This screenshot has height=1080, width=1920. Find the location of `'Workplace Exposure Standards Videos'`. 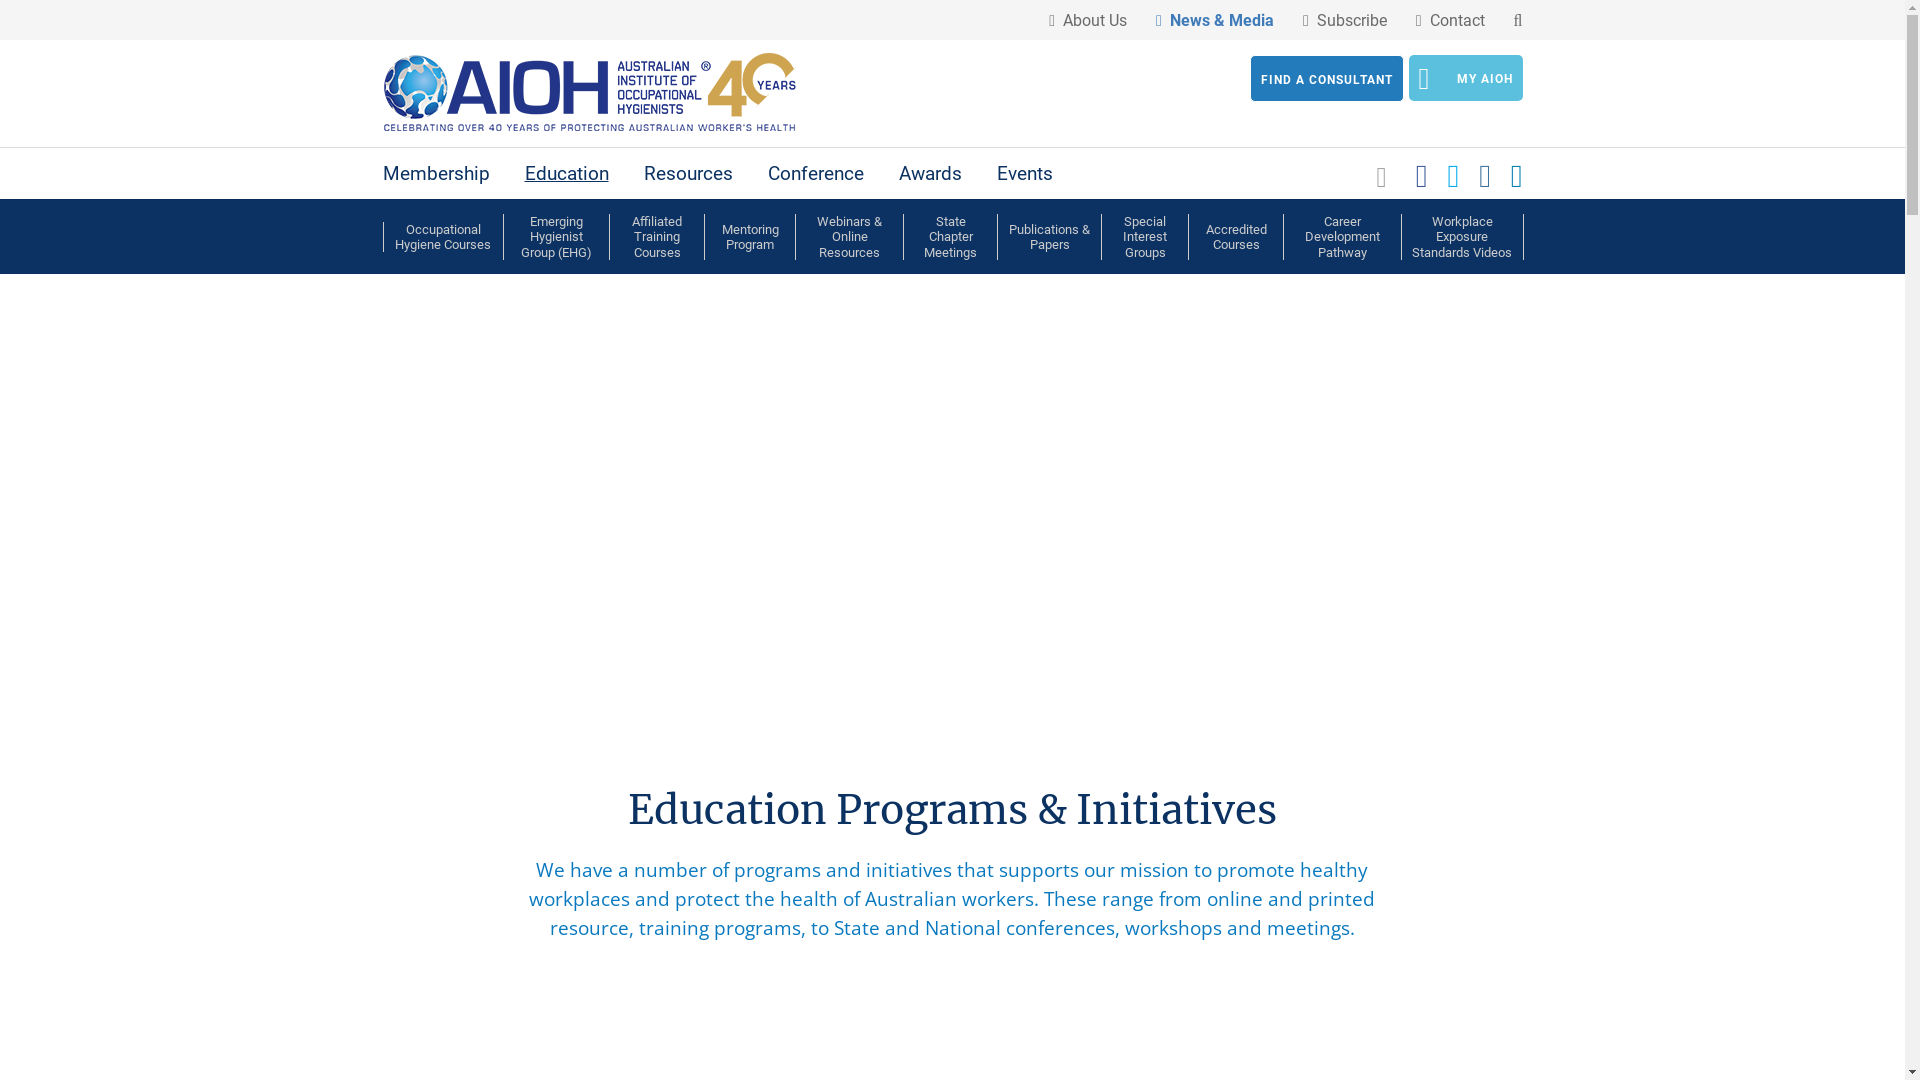

'Workplace Exposure Standards Videos' is located at coordinates (1410, 235).